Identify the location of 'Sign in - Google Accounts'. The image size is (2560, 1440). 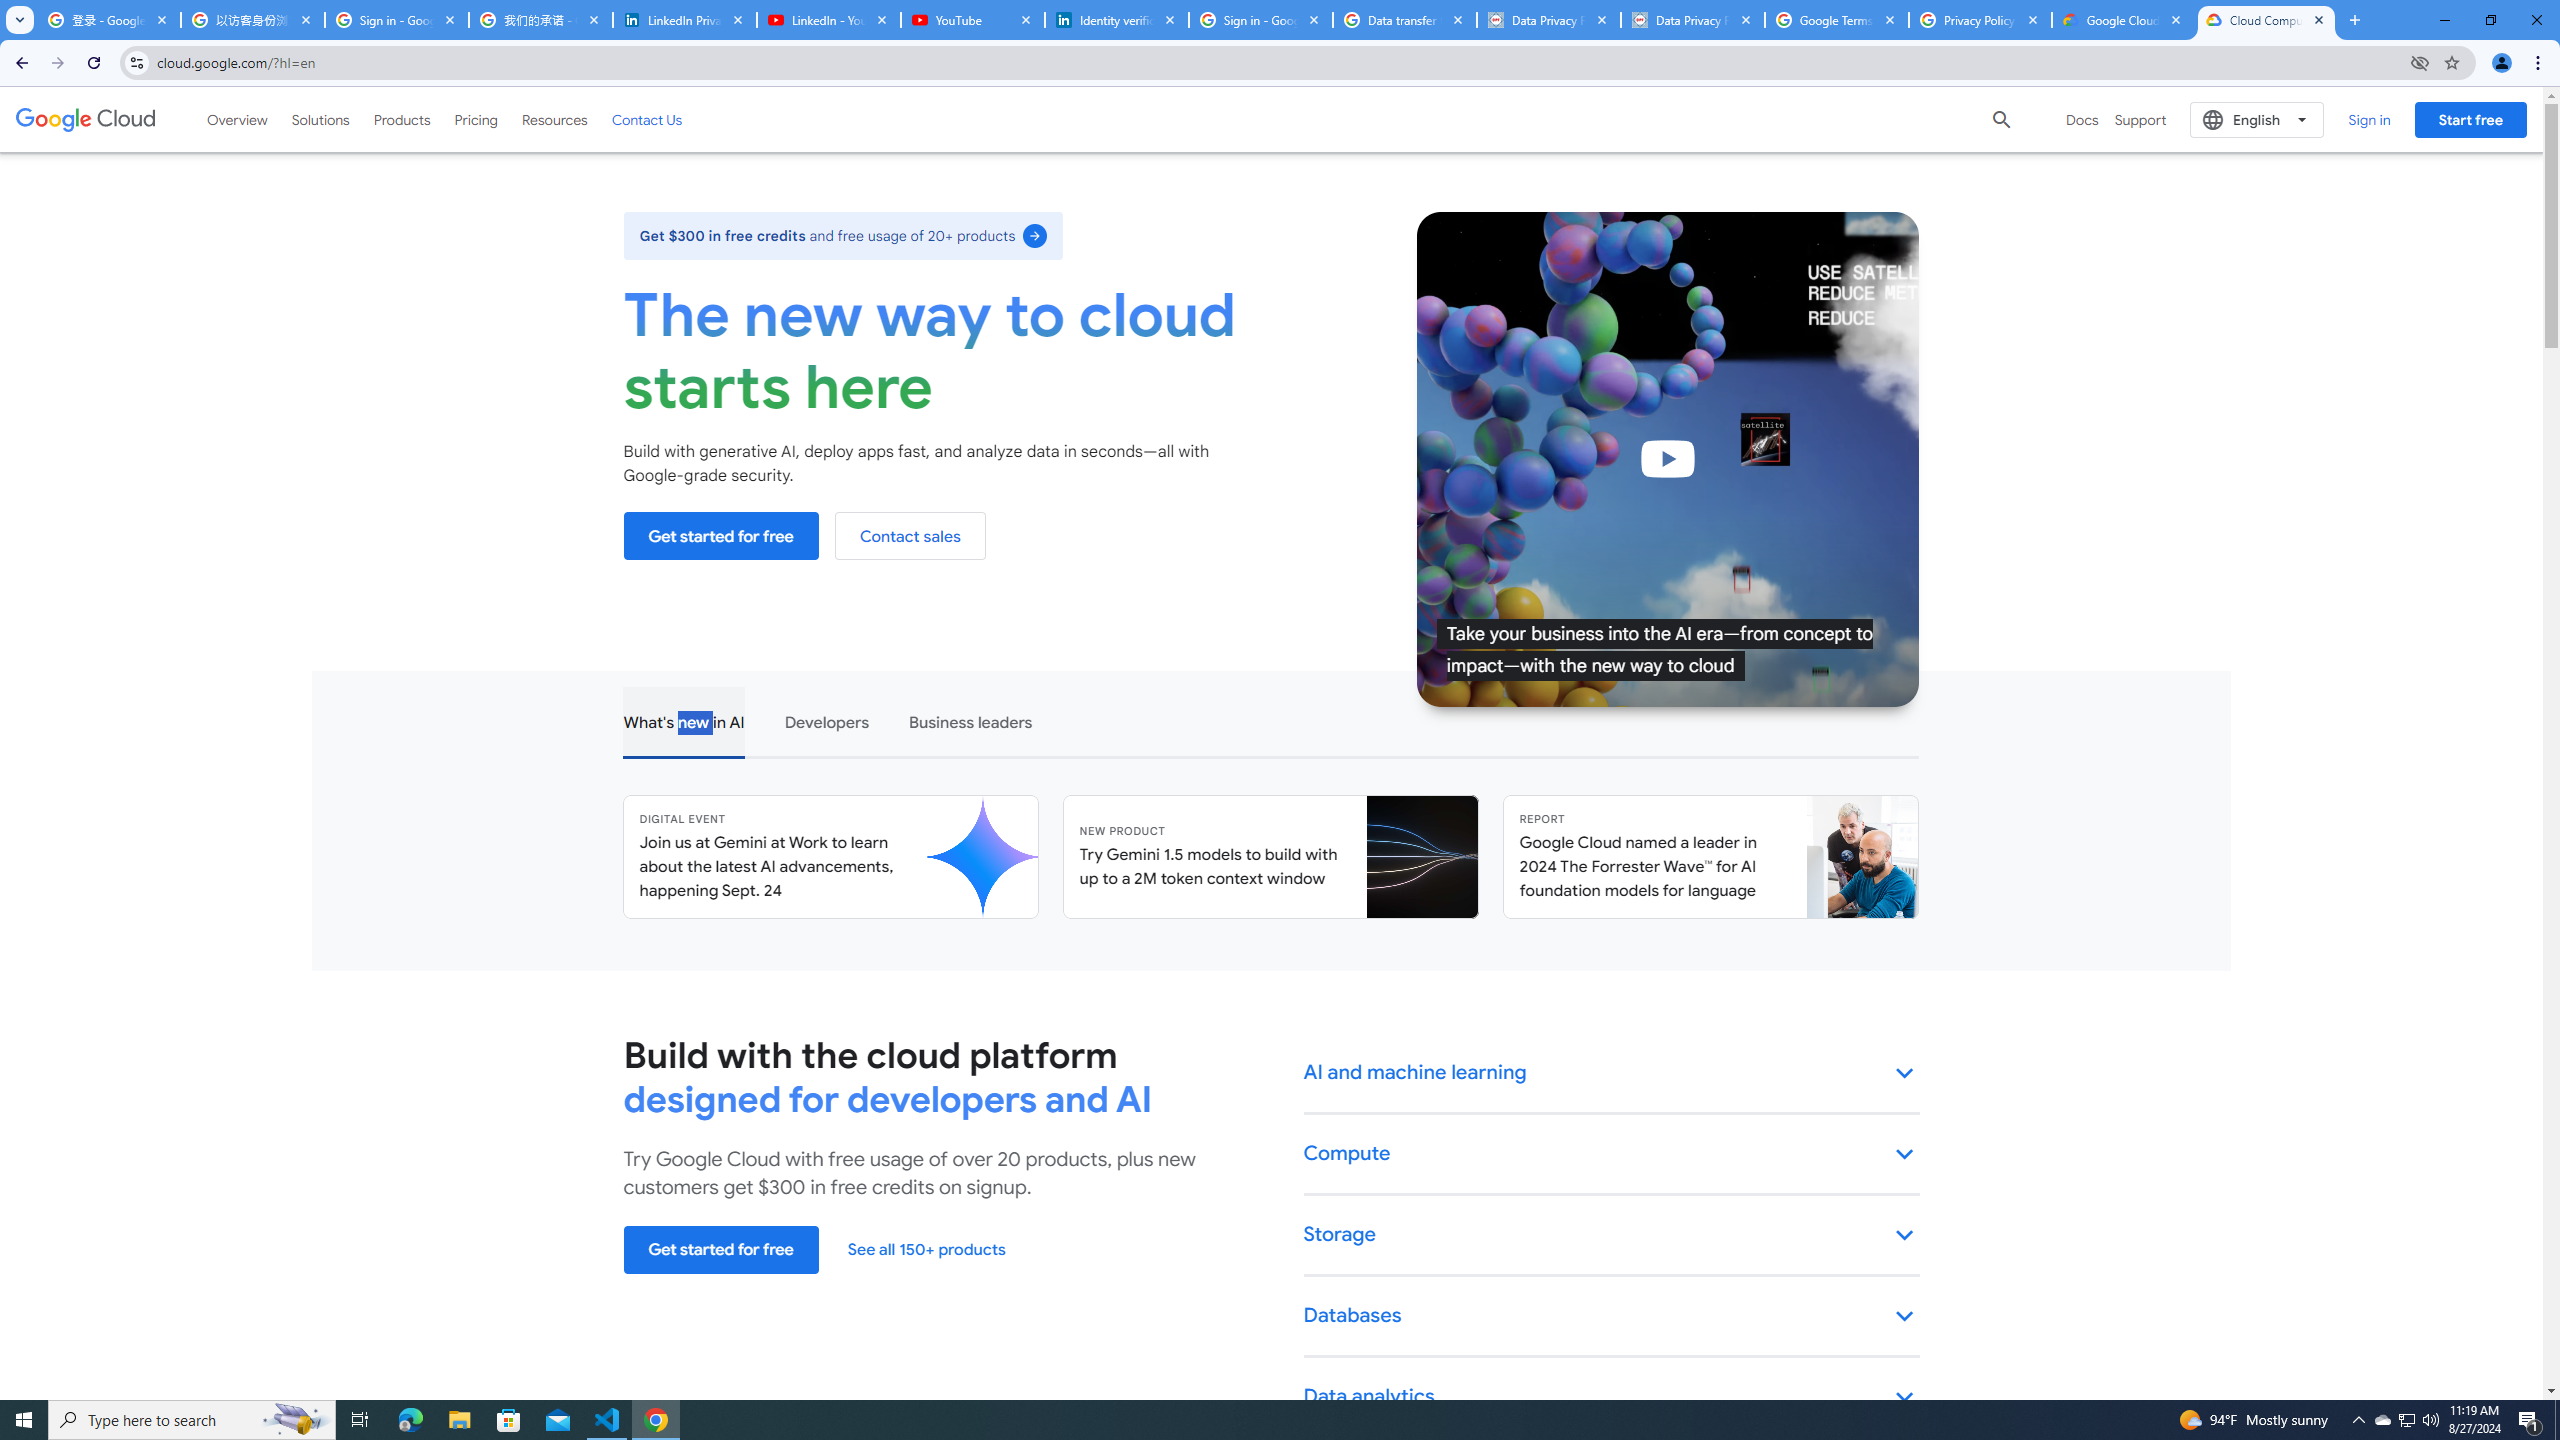
(395, 19).